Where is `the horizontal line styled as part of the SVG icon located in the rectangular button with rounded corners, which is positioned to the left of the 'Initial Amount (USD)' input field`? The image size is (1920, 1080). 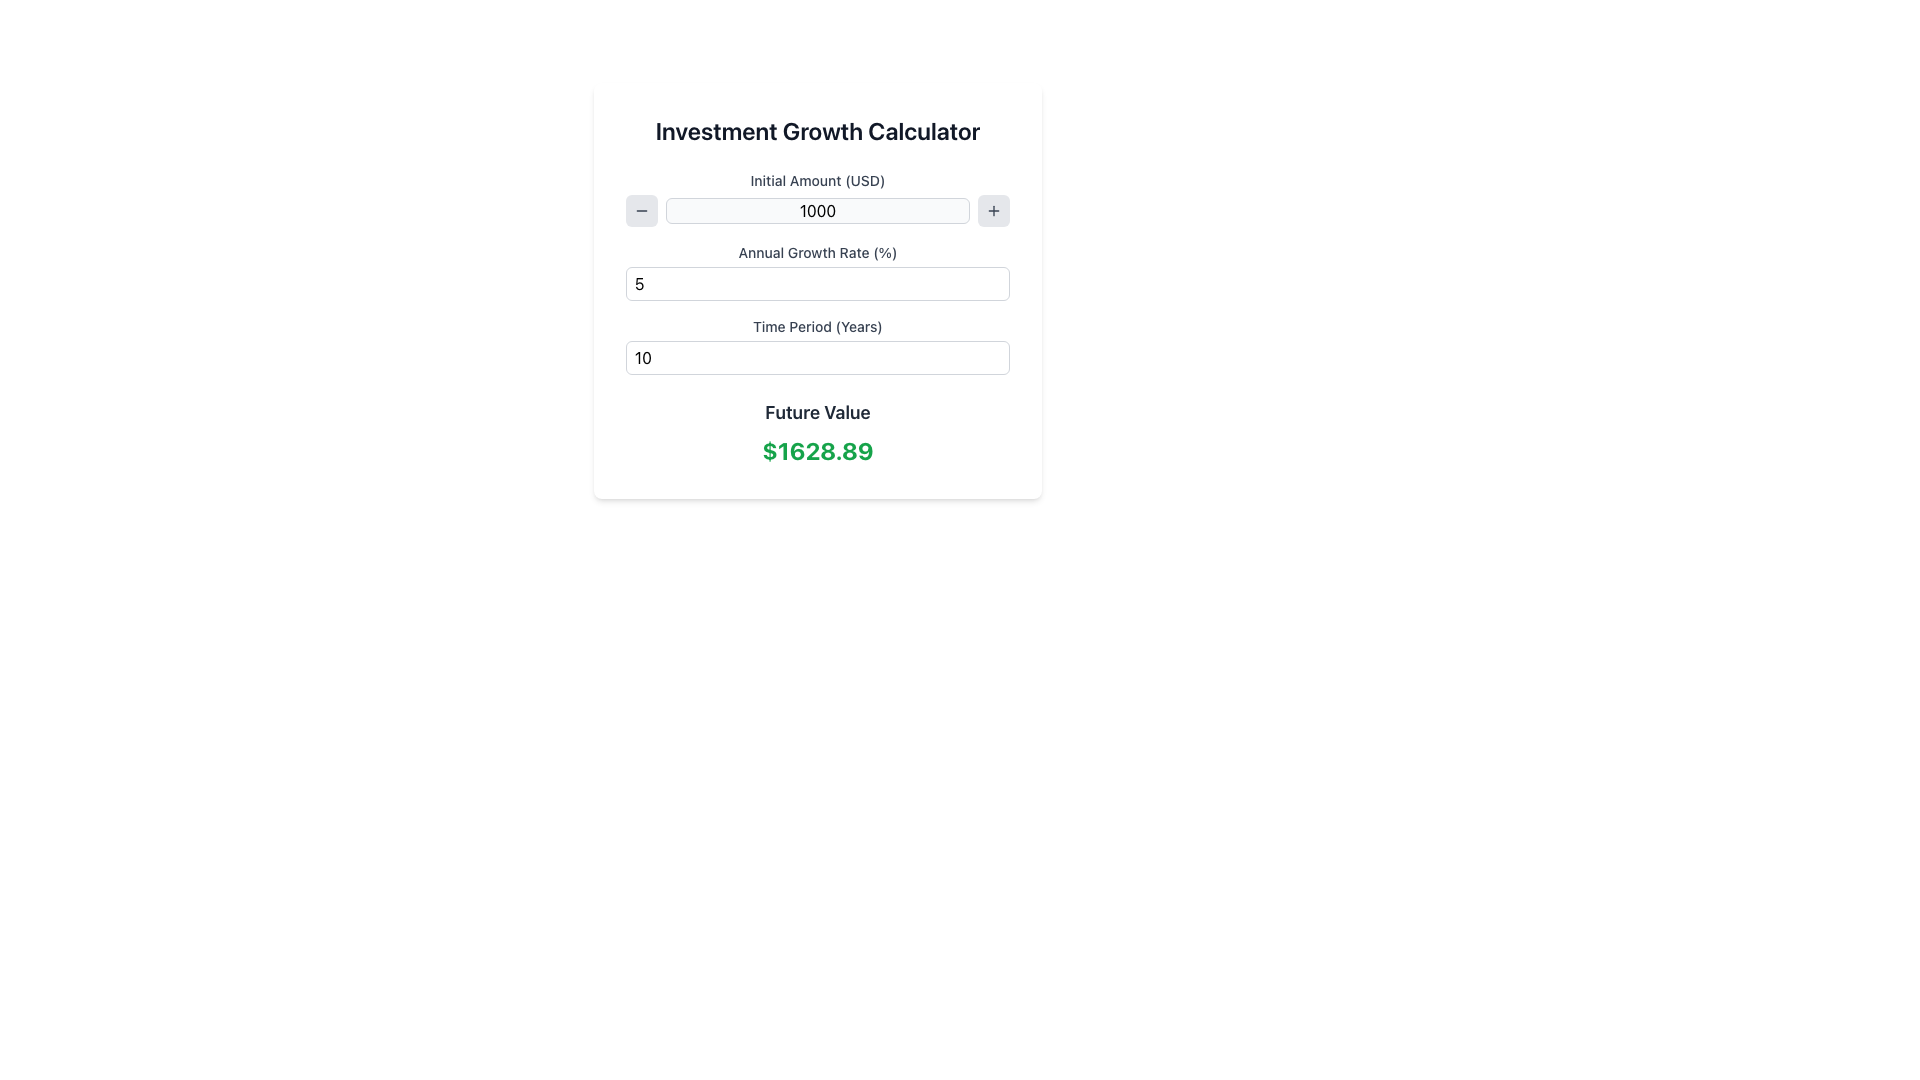
the horizontal line styled as part of the SVG icon located in the rectangular button with rounded corners, which is positioned to the left of the 'Initial Amount (USD)' input field is located at coordinates (642, 211).